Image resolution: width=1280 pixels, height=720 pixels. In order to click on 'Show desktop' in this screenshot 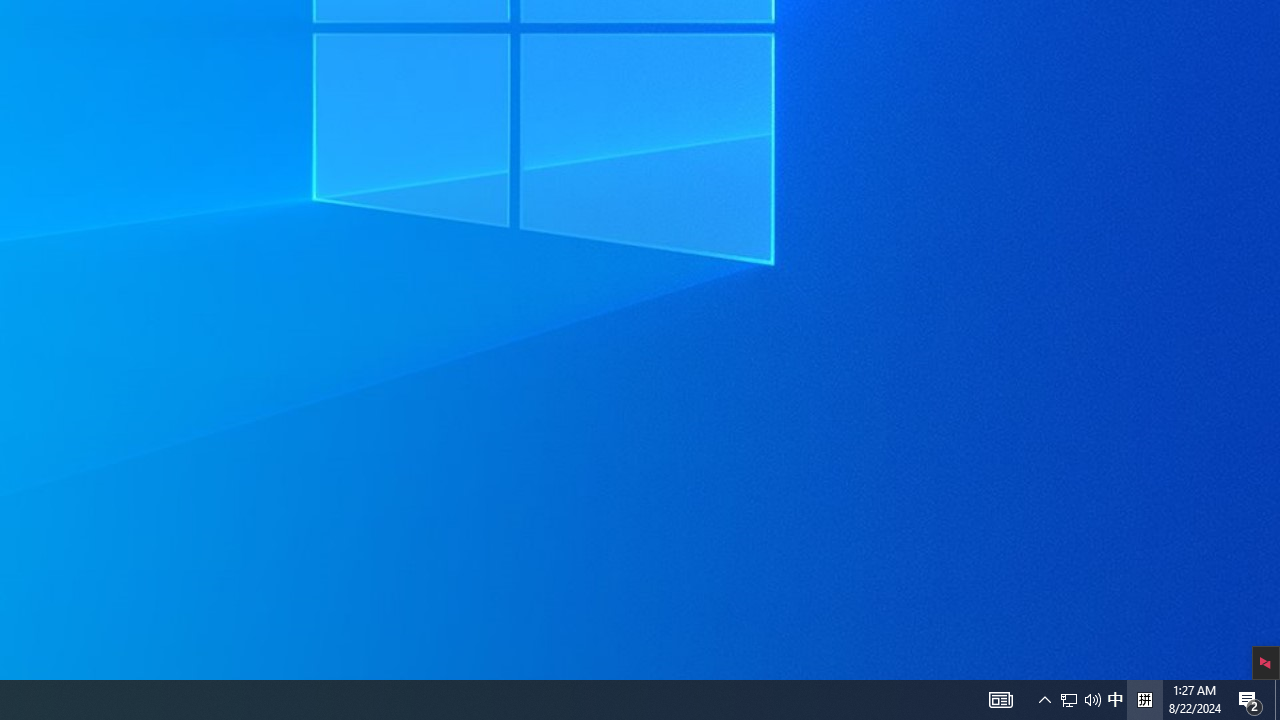, I will do `click(1276, 698)`.